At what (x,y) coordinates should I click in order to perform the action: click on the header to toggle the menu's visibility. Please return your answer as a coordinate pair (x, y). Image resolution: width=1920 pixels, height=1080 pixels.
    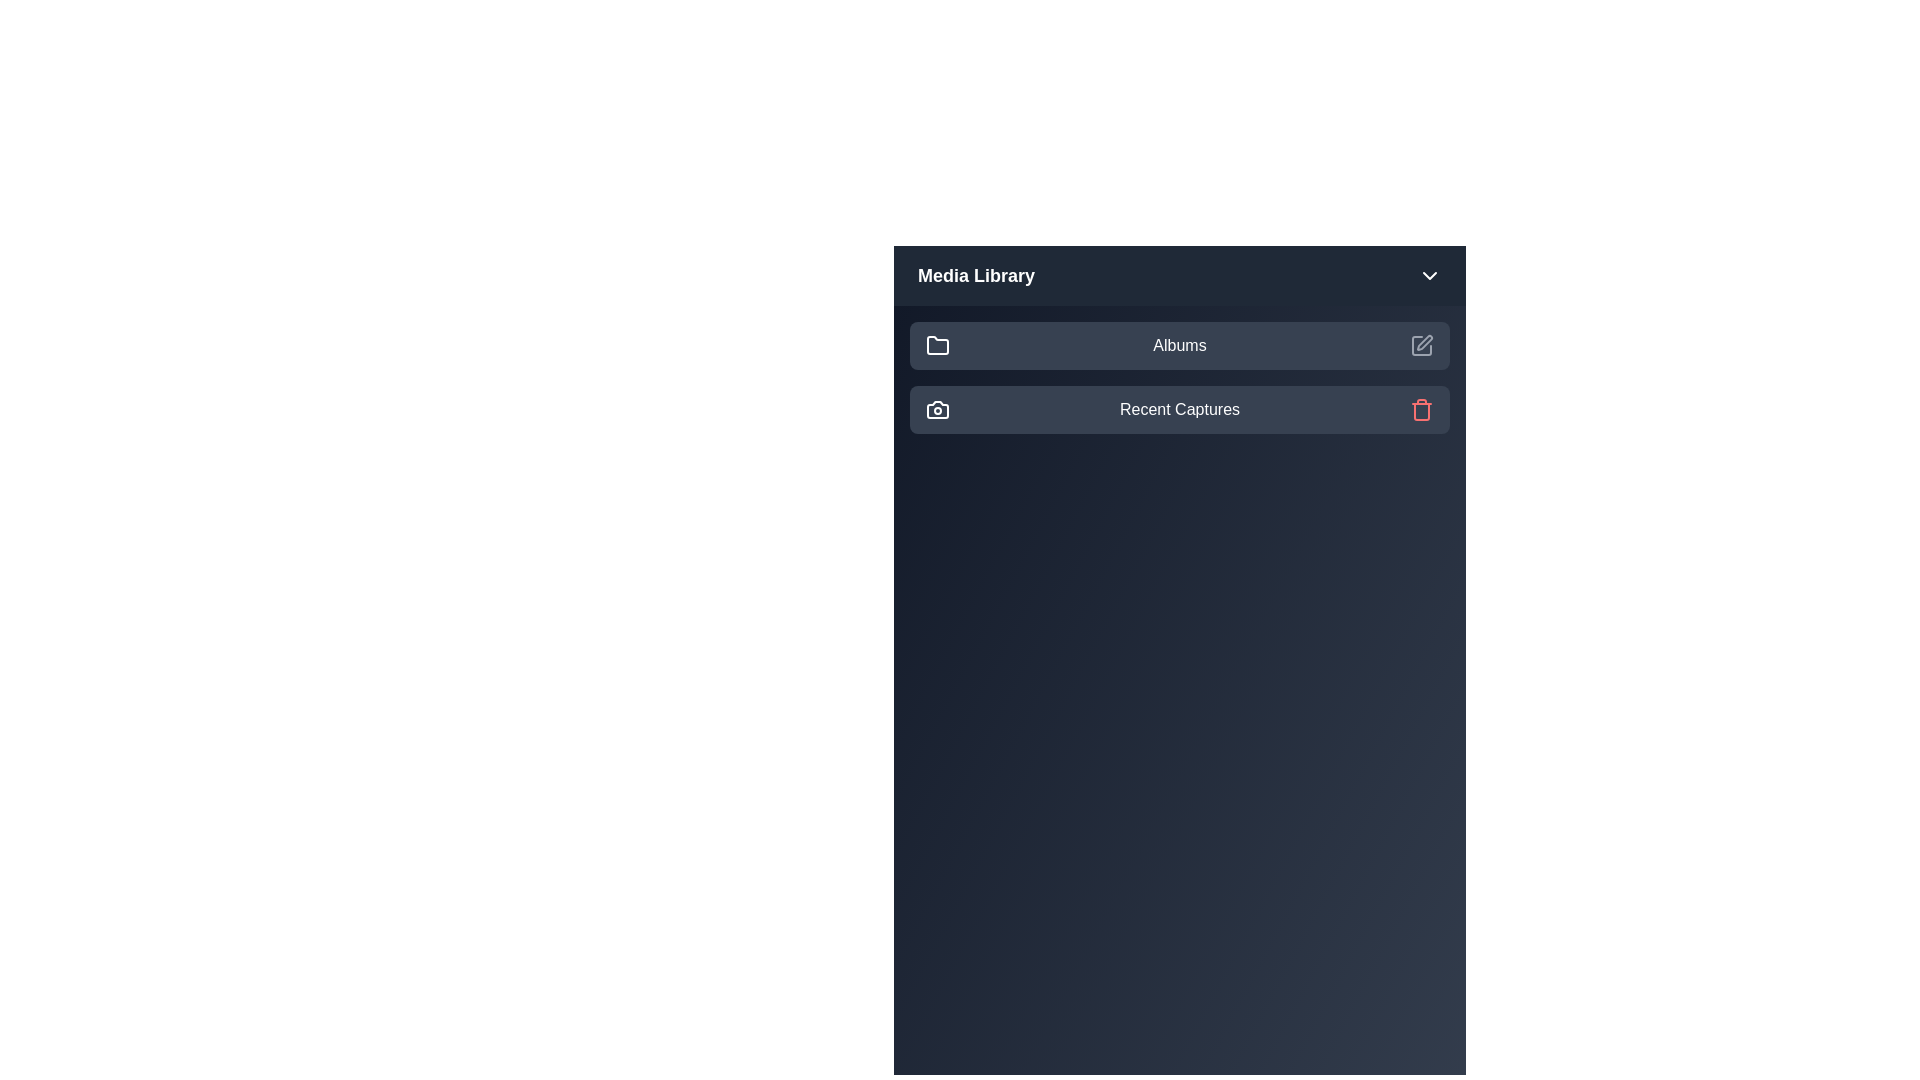
    Looking at the image, I should click on (1180, 276).